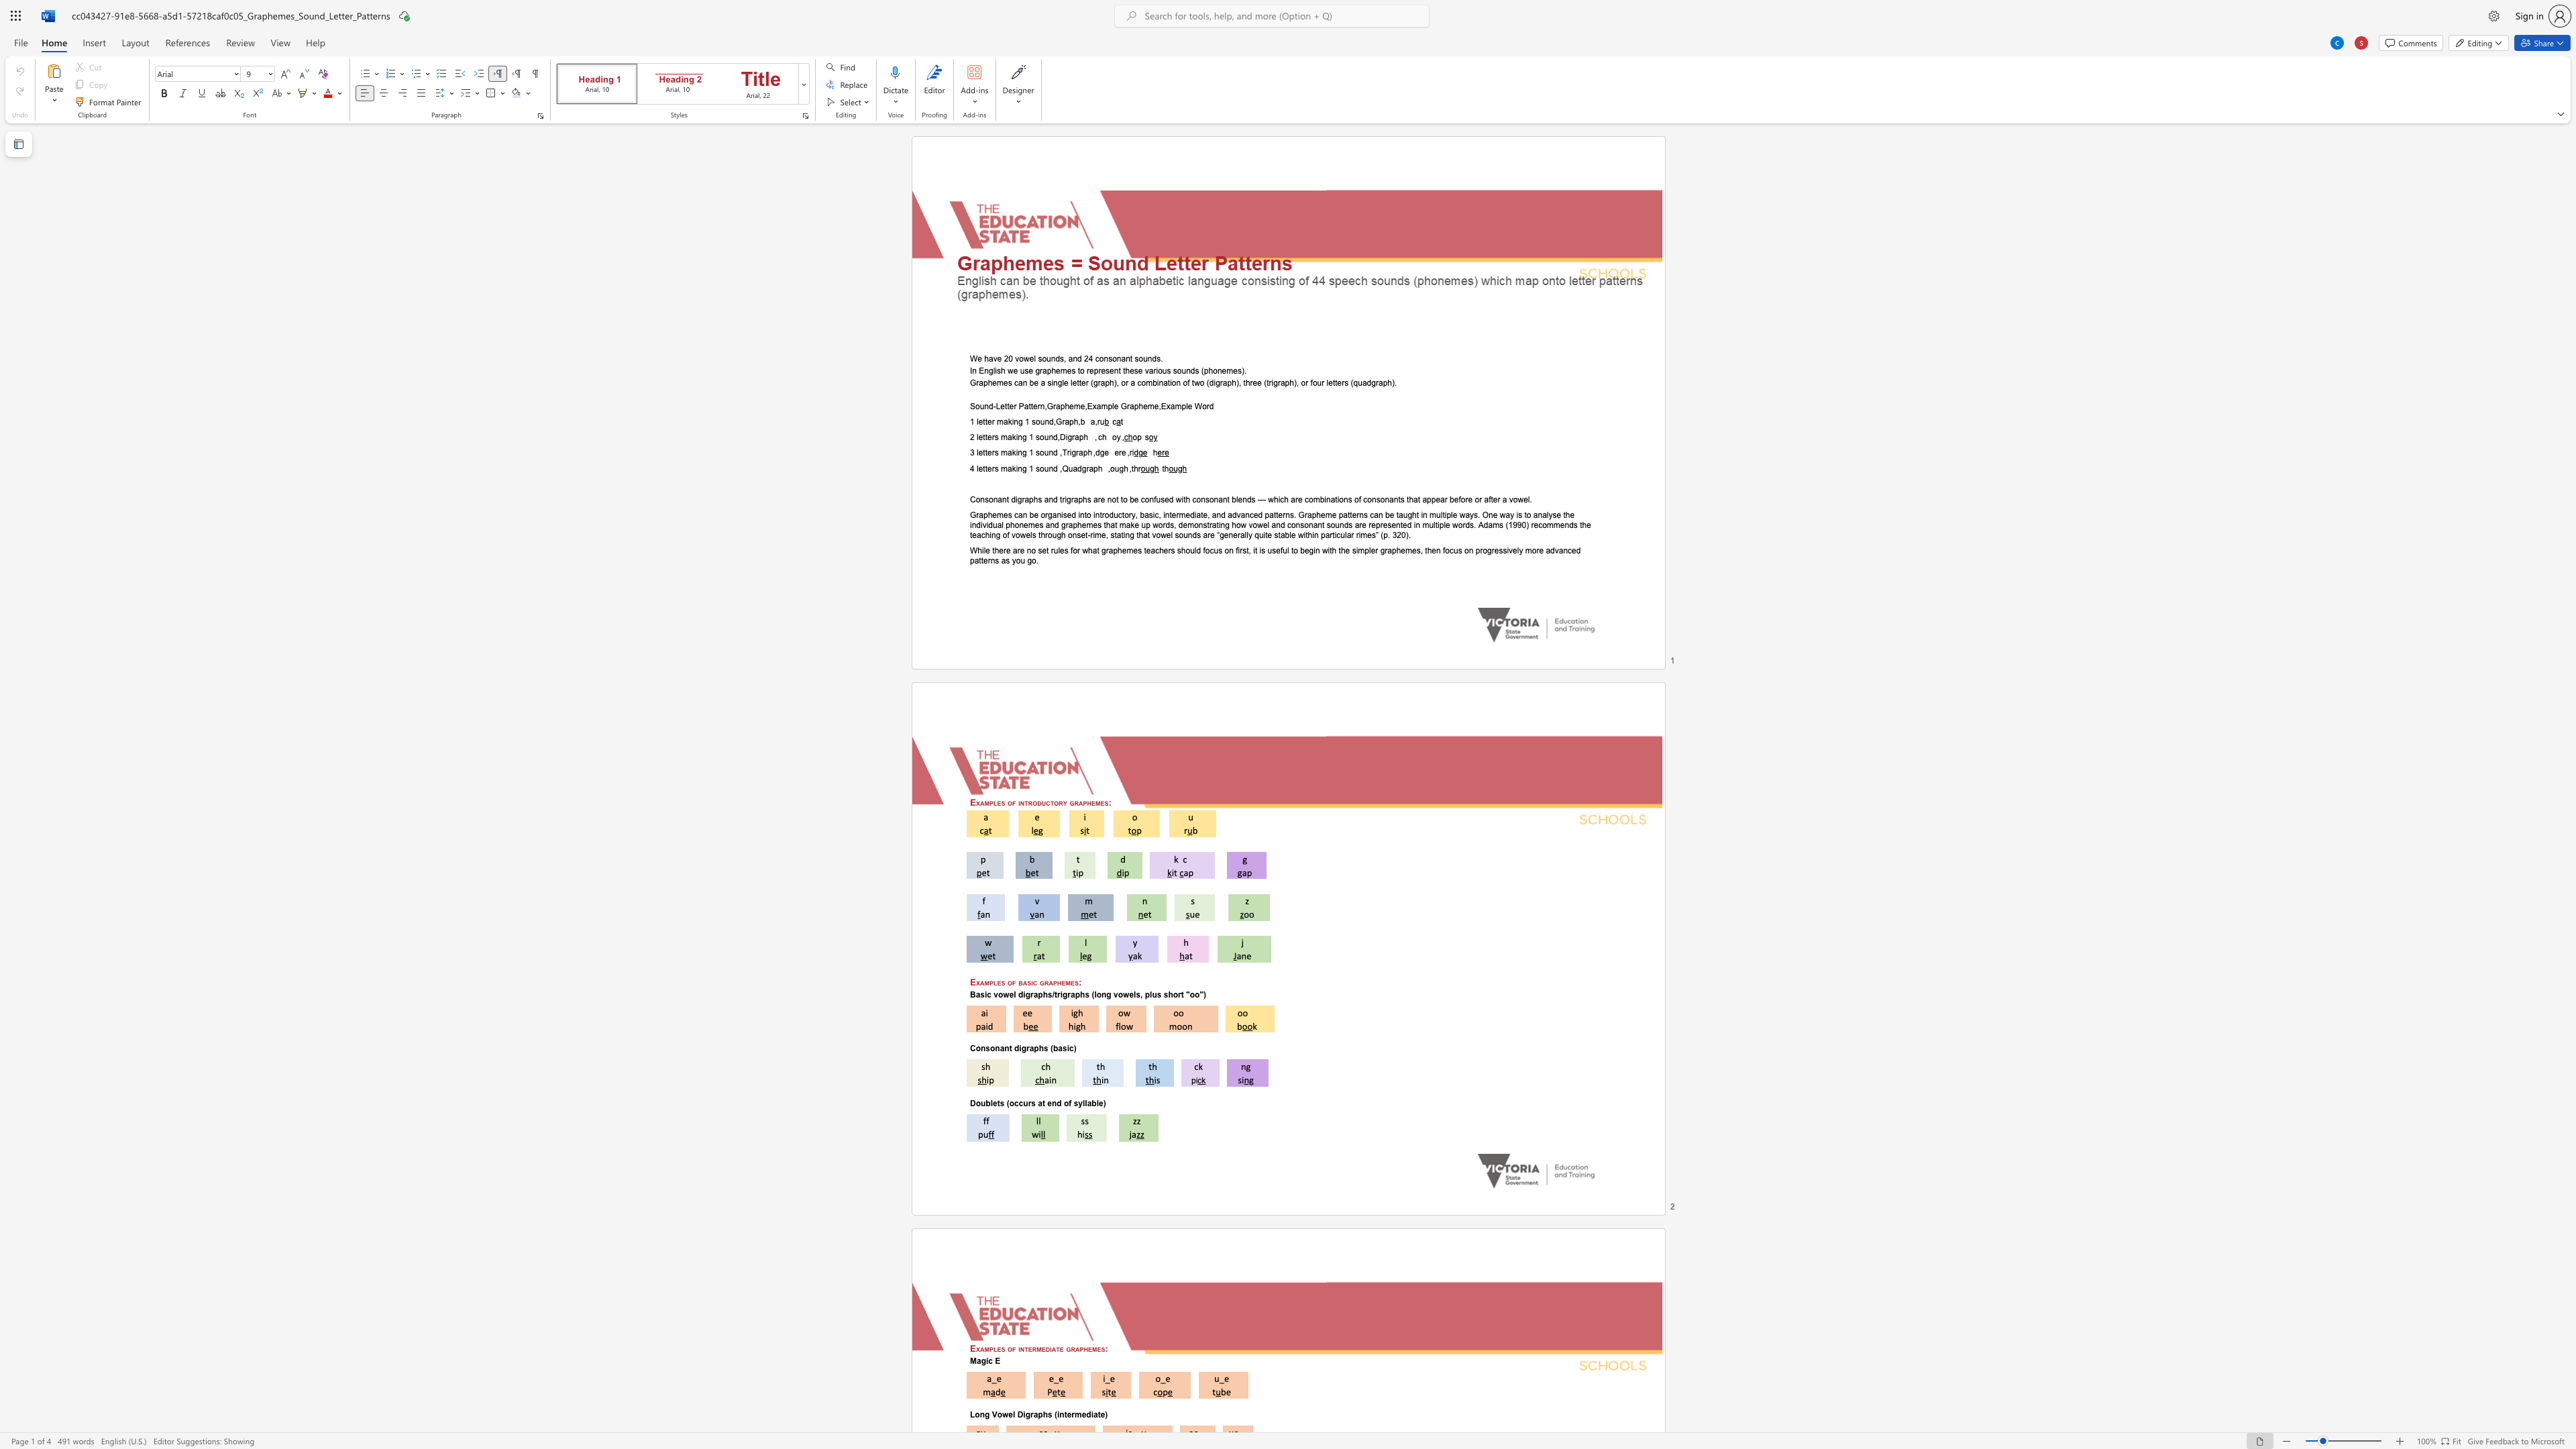  I want to click on the subset text "ic" within the text "Consonant digraphs (basic)", so click(1065, 1047).